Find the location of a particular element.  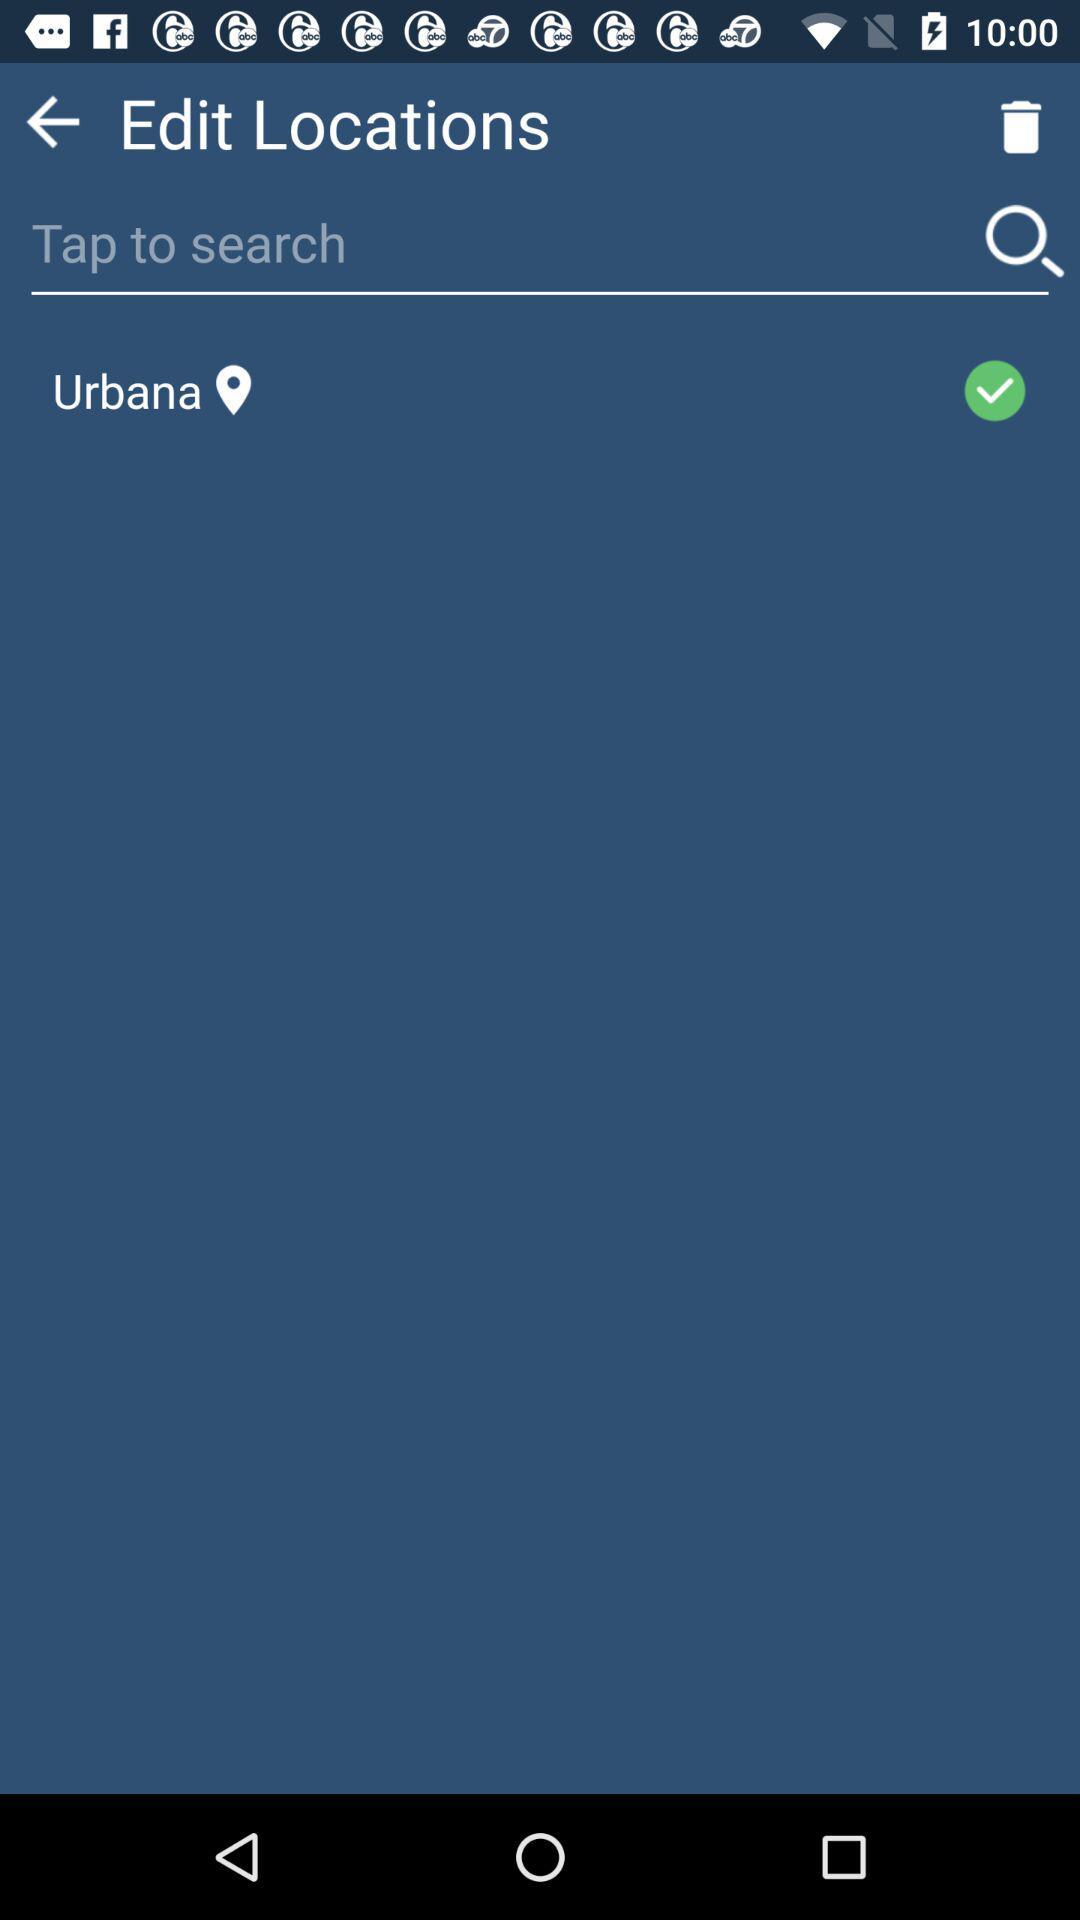

the urbana app is located at coordinates (151, 390).